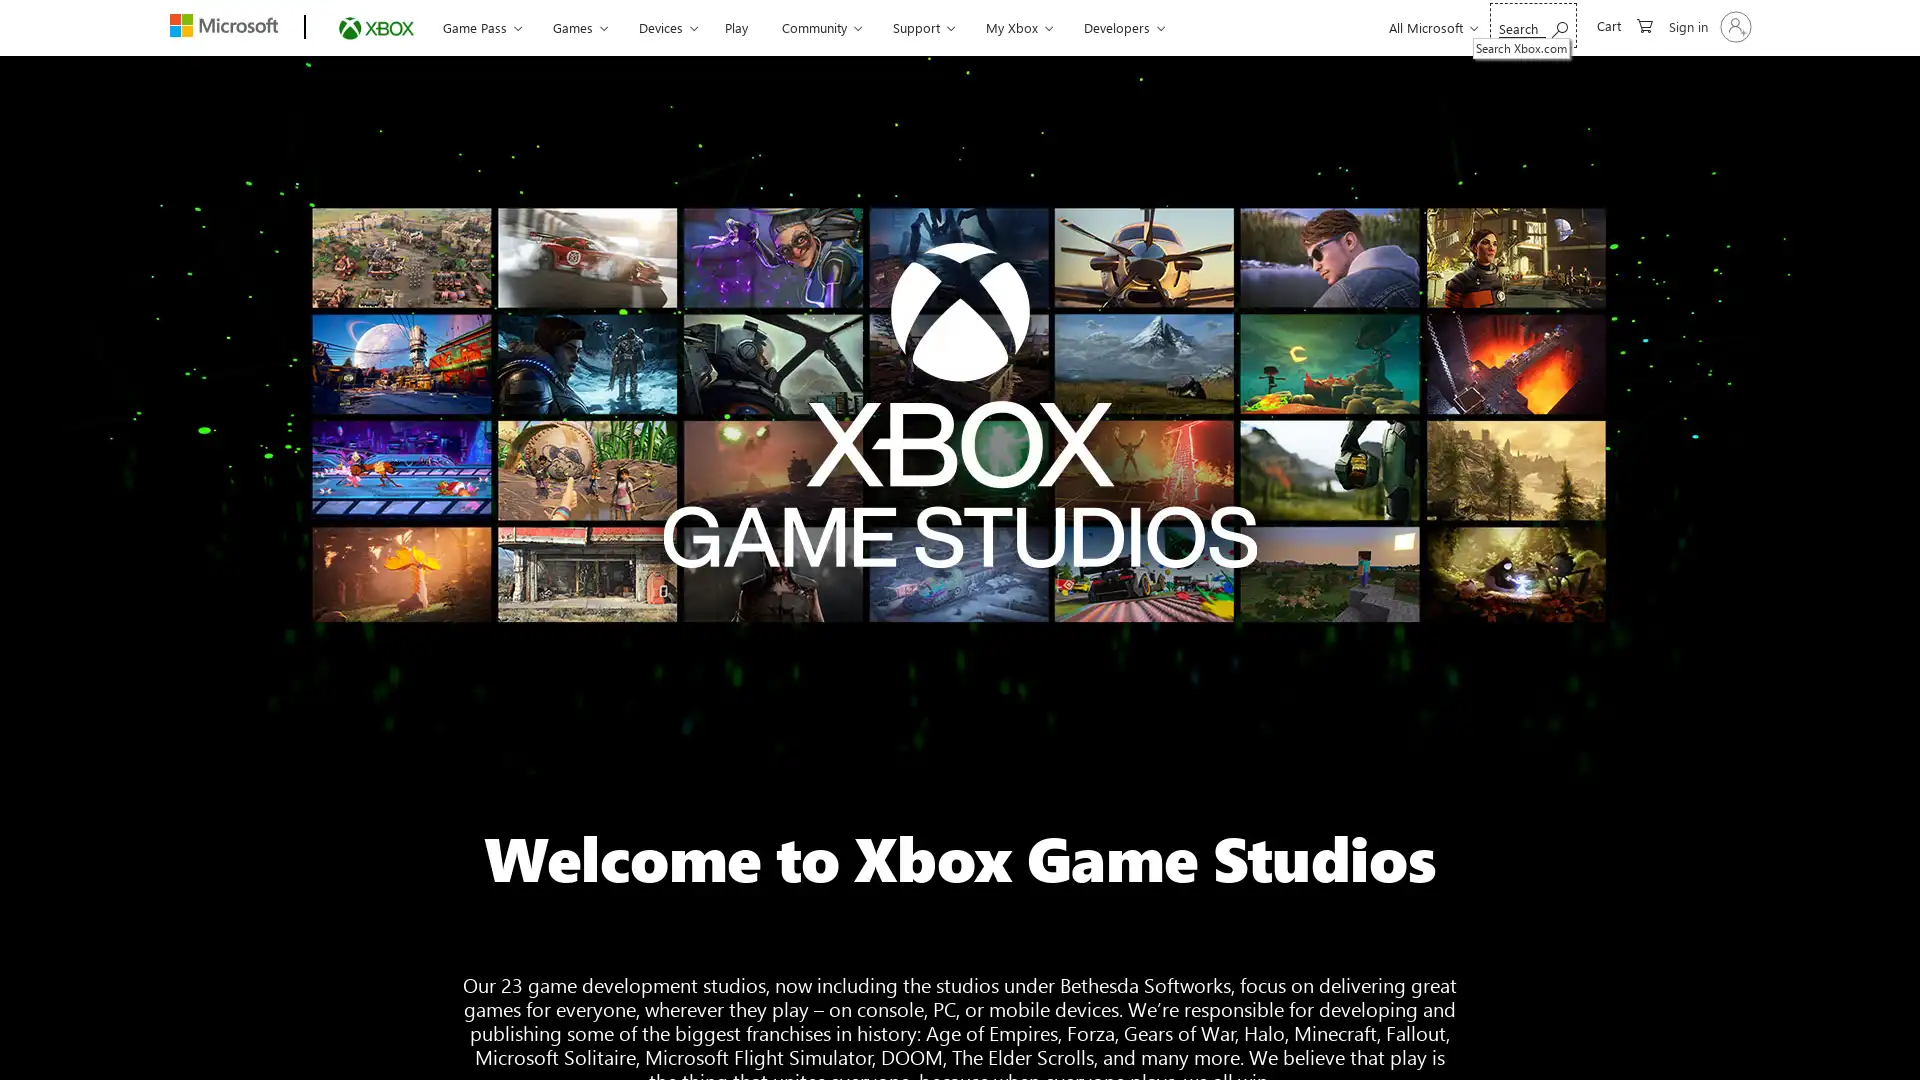 This screenshot has height=1080, width=1920. What do you see at coordinates (1532, 25) in the screenshot?
I see `Search Xbox.com` at bounding box center [1532, 25].